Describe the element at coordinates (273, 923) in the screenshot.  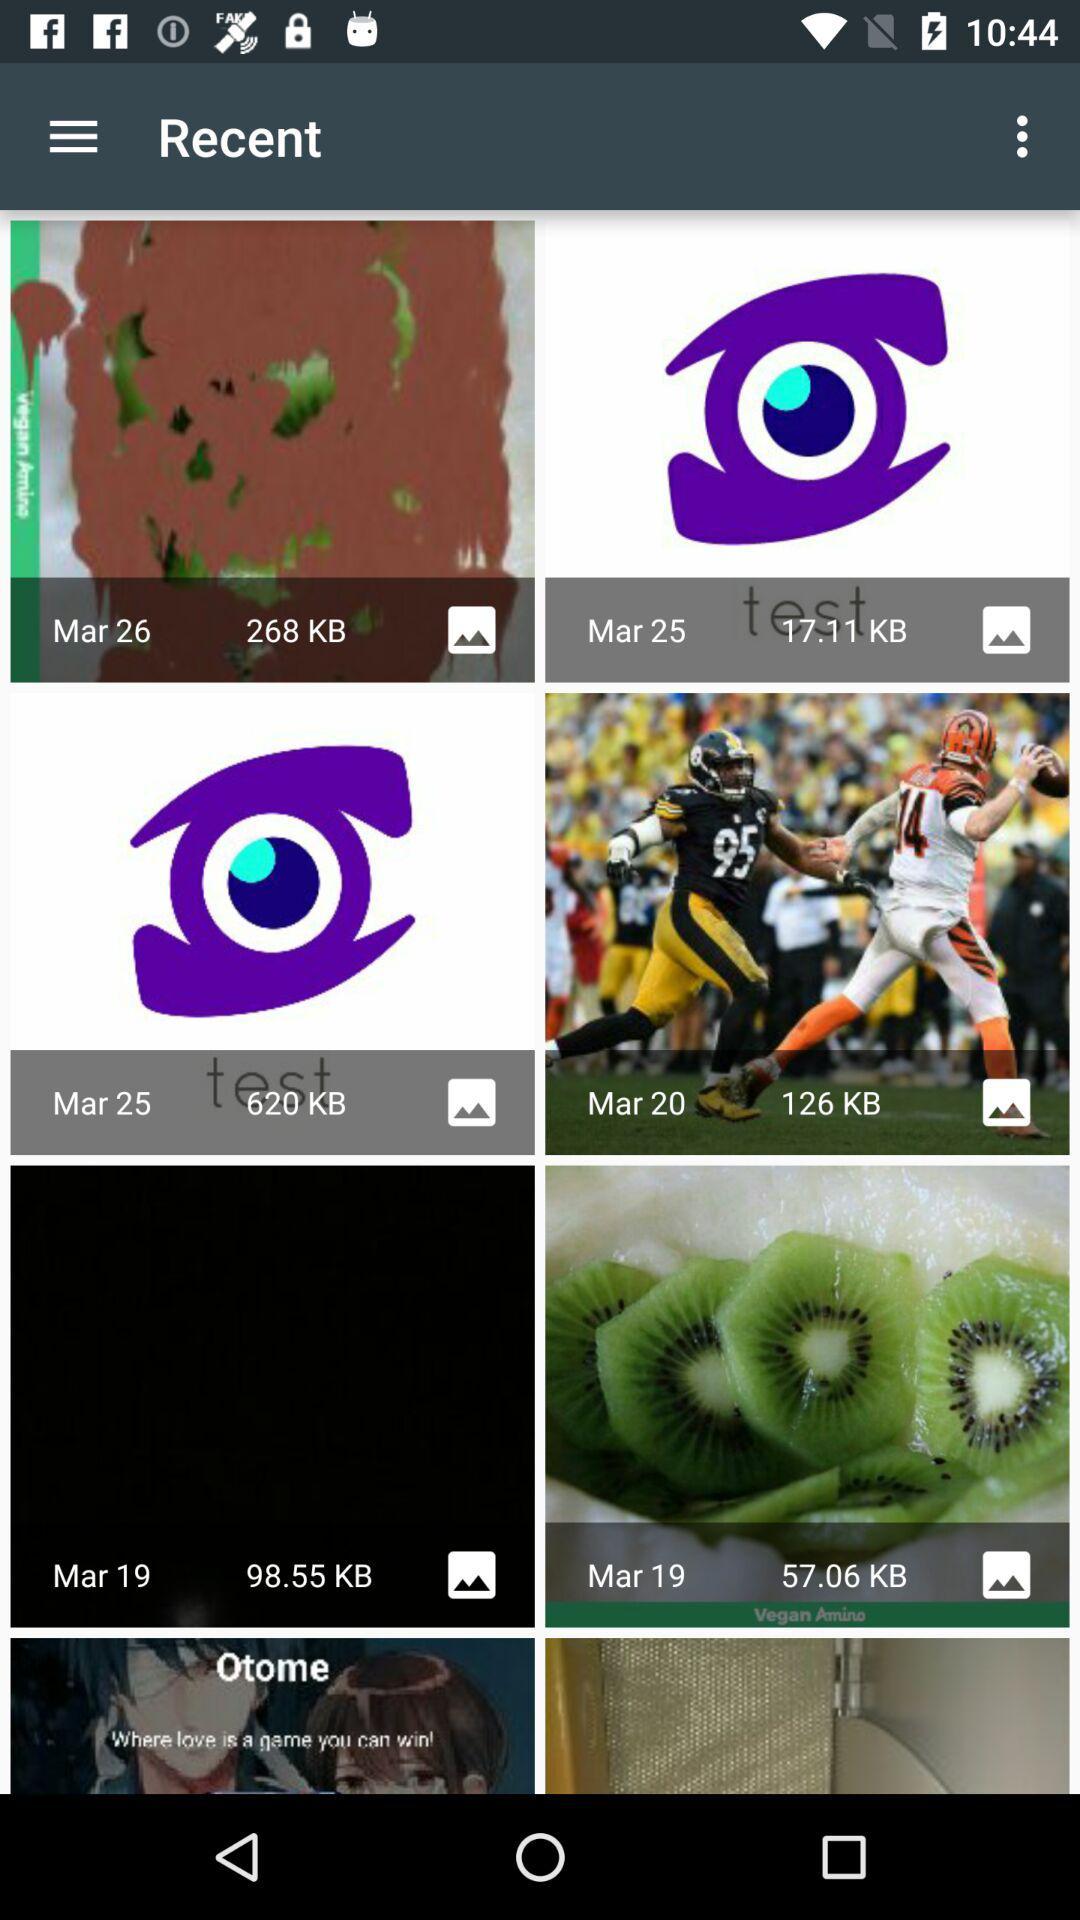
I see `the image below the text mar 26 on the web page` at that location.